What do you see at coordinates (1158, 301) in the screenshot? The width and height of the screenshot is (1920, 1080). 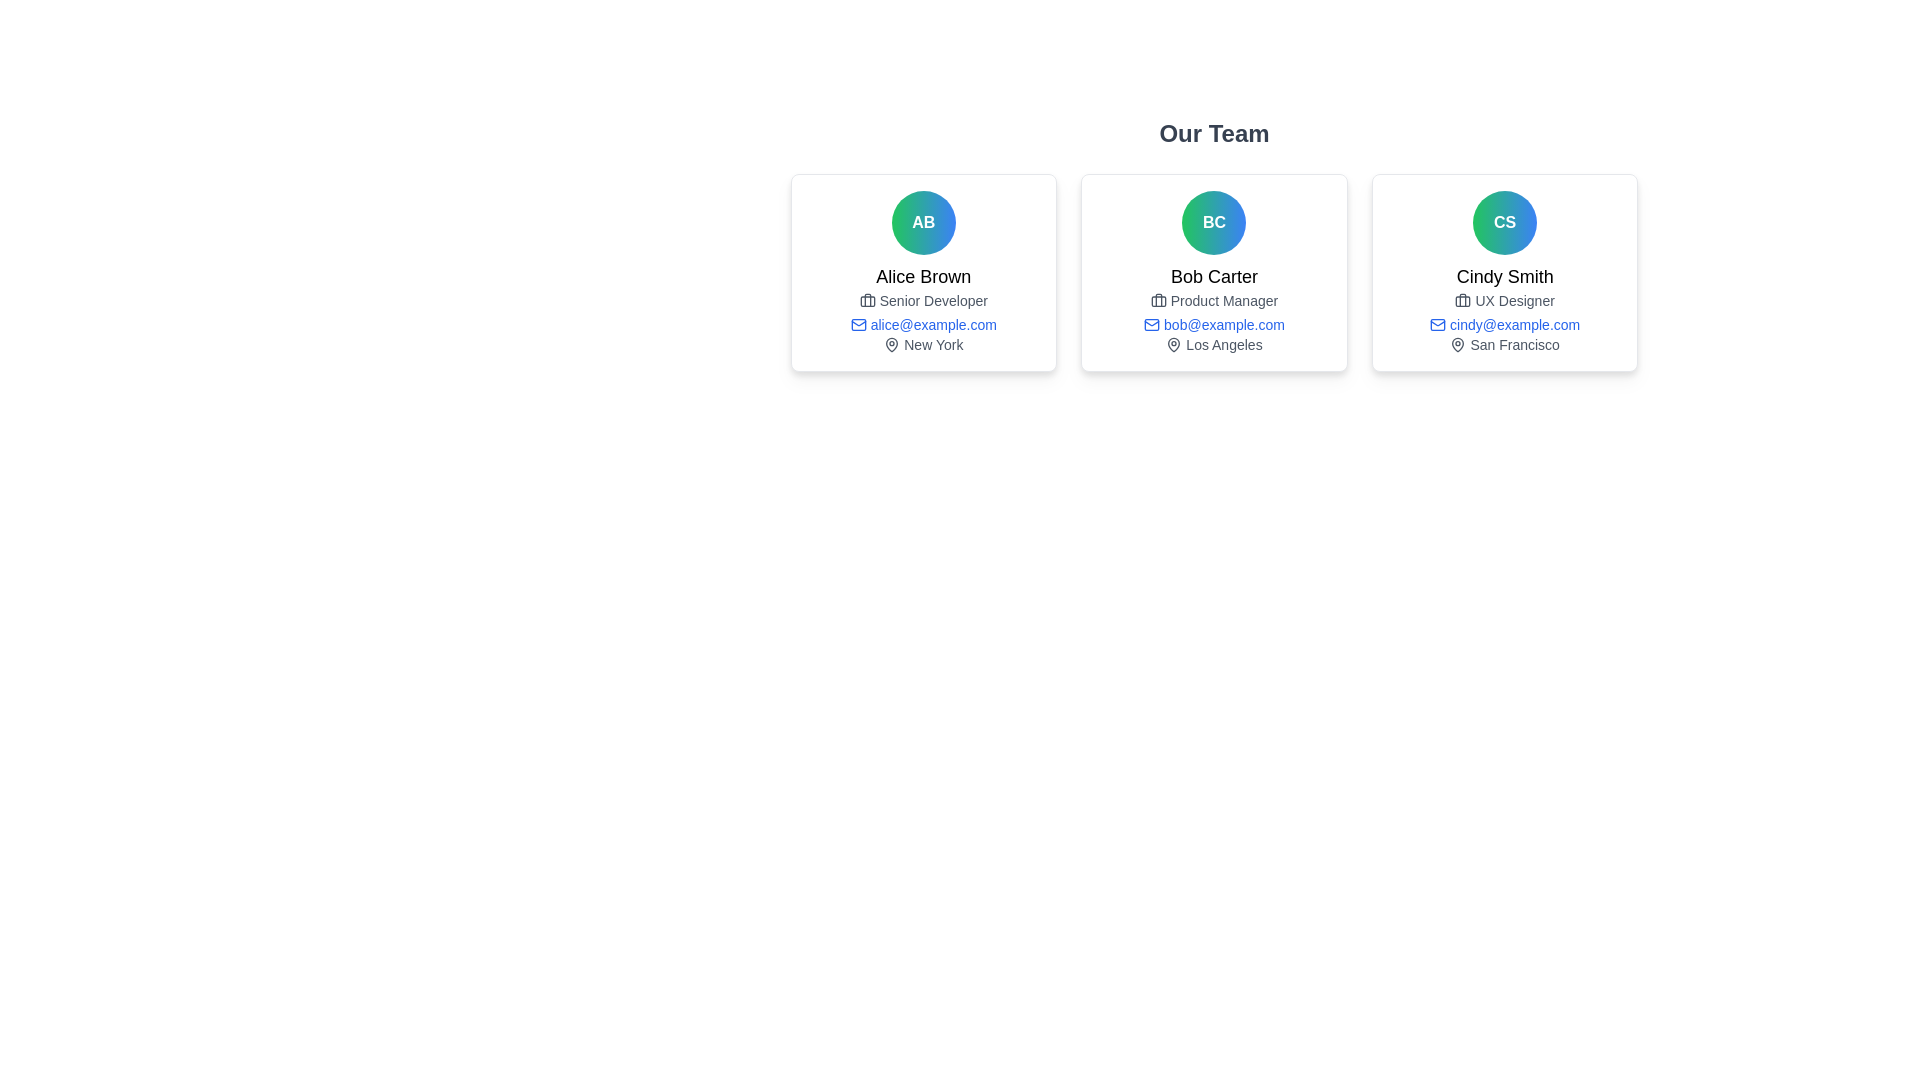 I see `the briefcase icon located in the middle card labeled 'Bob Carter' among three horizontally arranged cards` at bounding box center [1158, 301].